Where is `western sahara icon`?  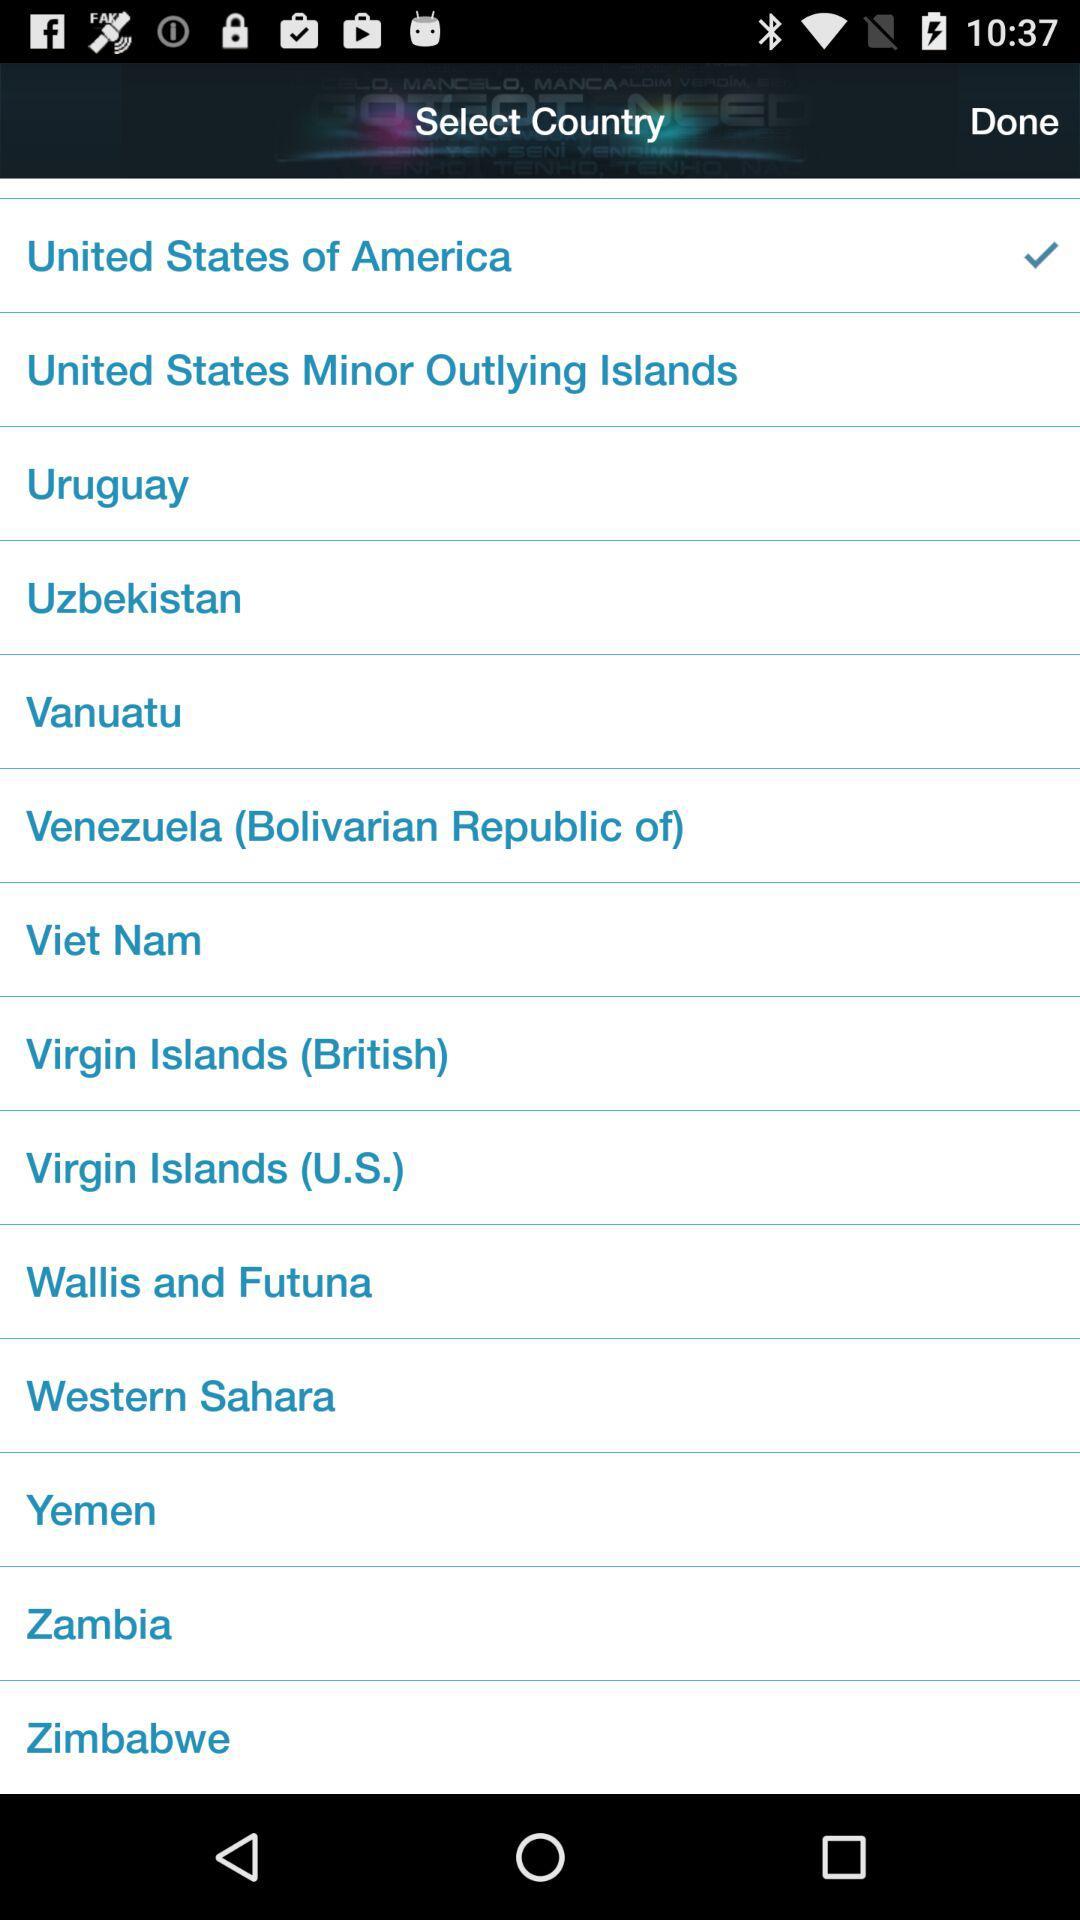 western sahara icon is located at coordinates (540, 1394).